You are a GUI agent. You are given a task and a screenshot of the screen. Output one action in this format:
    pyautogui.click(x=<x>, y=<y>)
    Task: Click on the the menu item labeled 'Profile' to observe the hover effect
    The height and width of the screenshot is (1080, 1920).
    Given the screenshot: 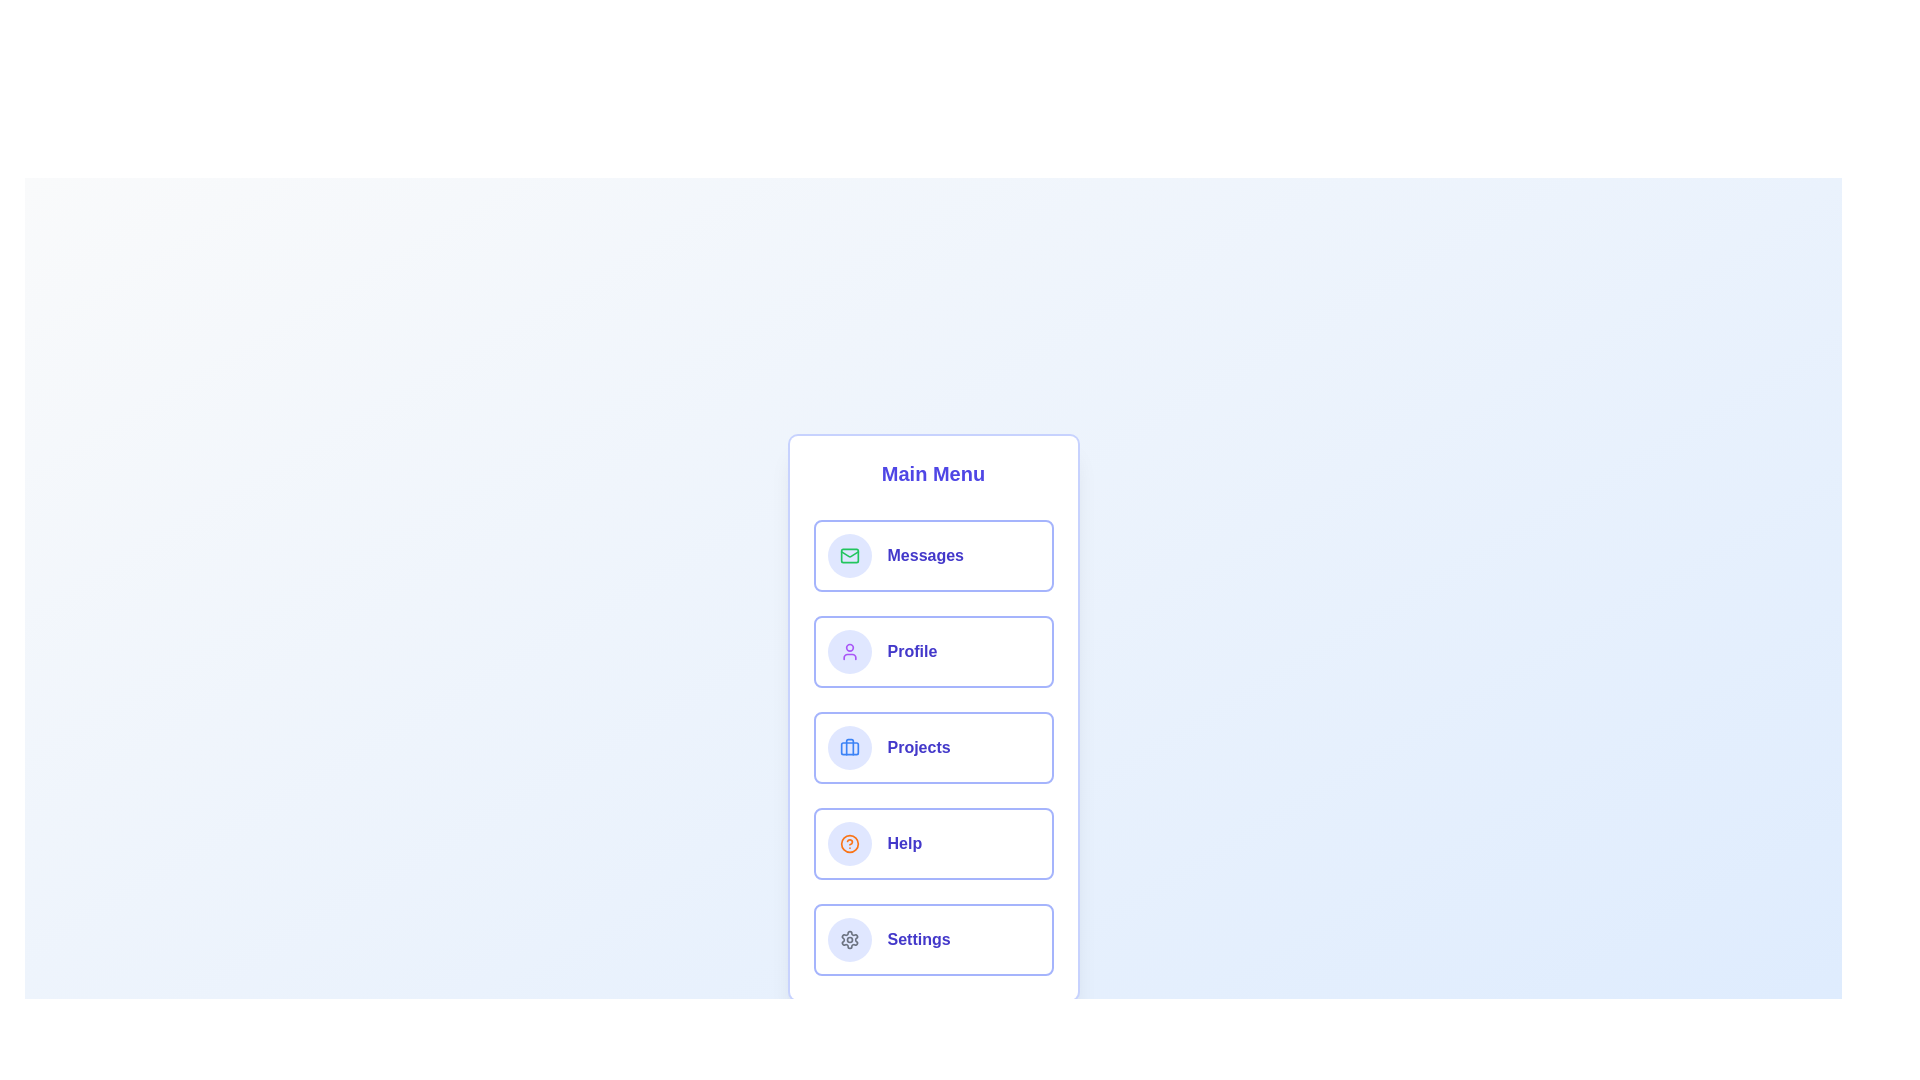 What is the action you would take?
    pyautogui.click(x=932, y=651)
    